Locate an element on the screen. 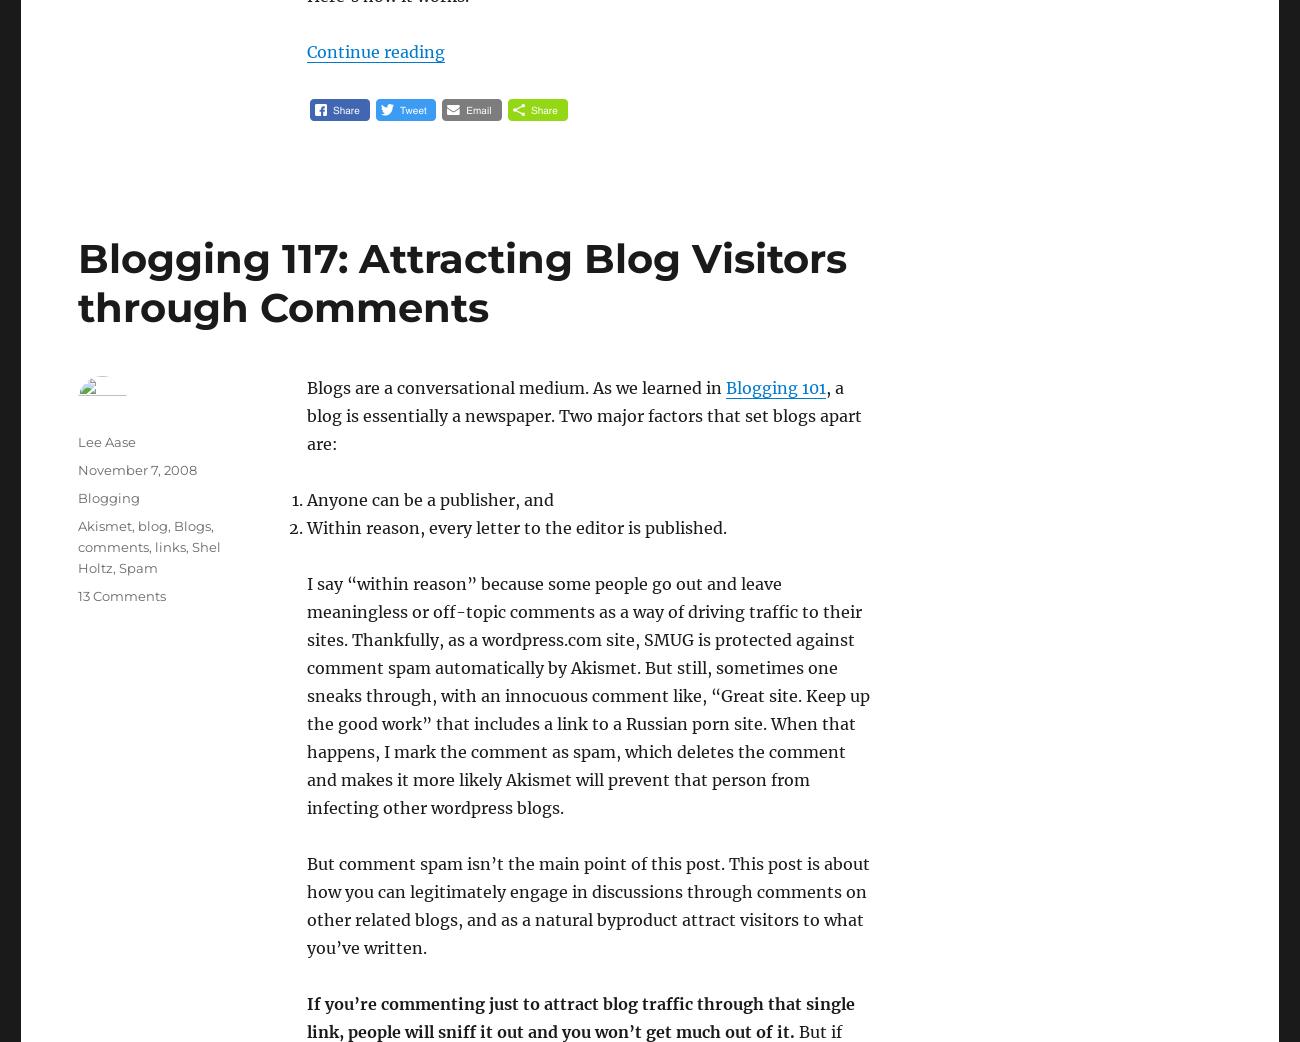  'Shel Holtz' is located at coordinates (148, 556).